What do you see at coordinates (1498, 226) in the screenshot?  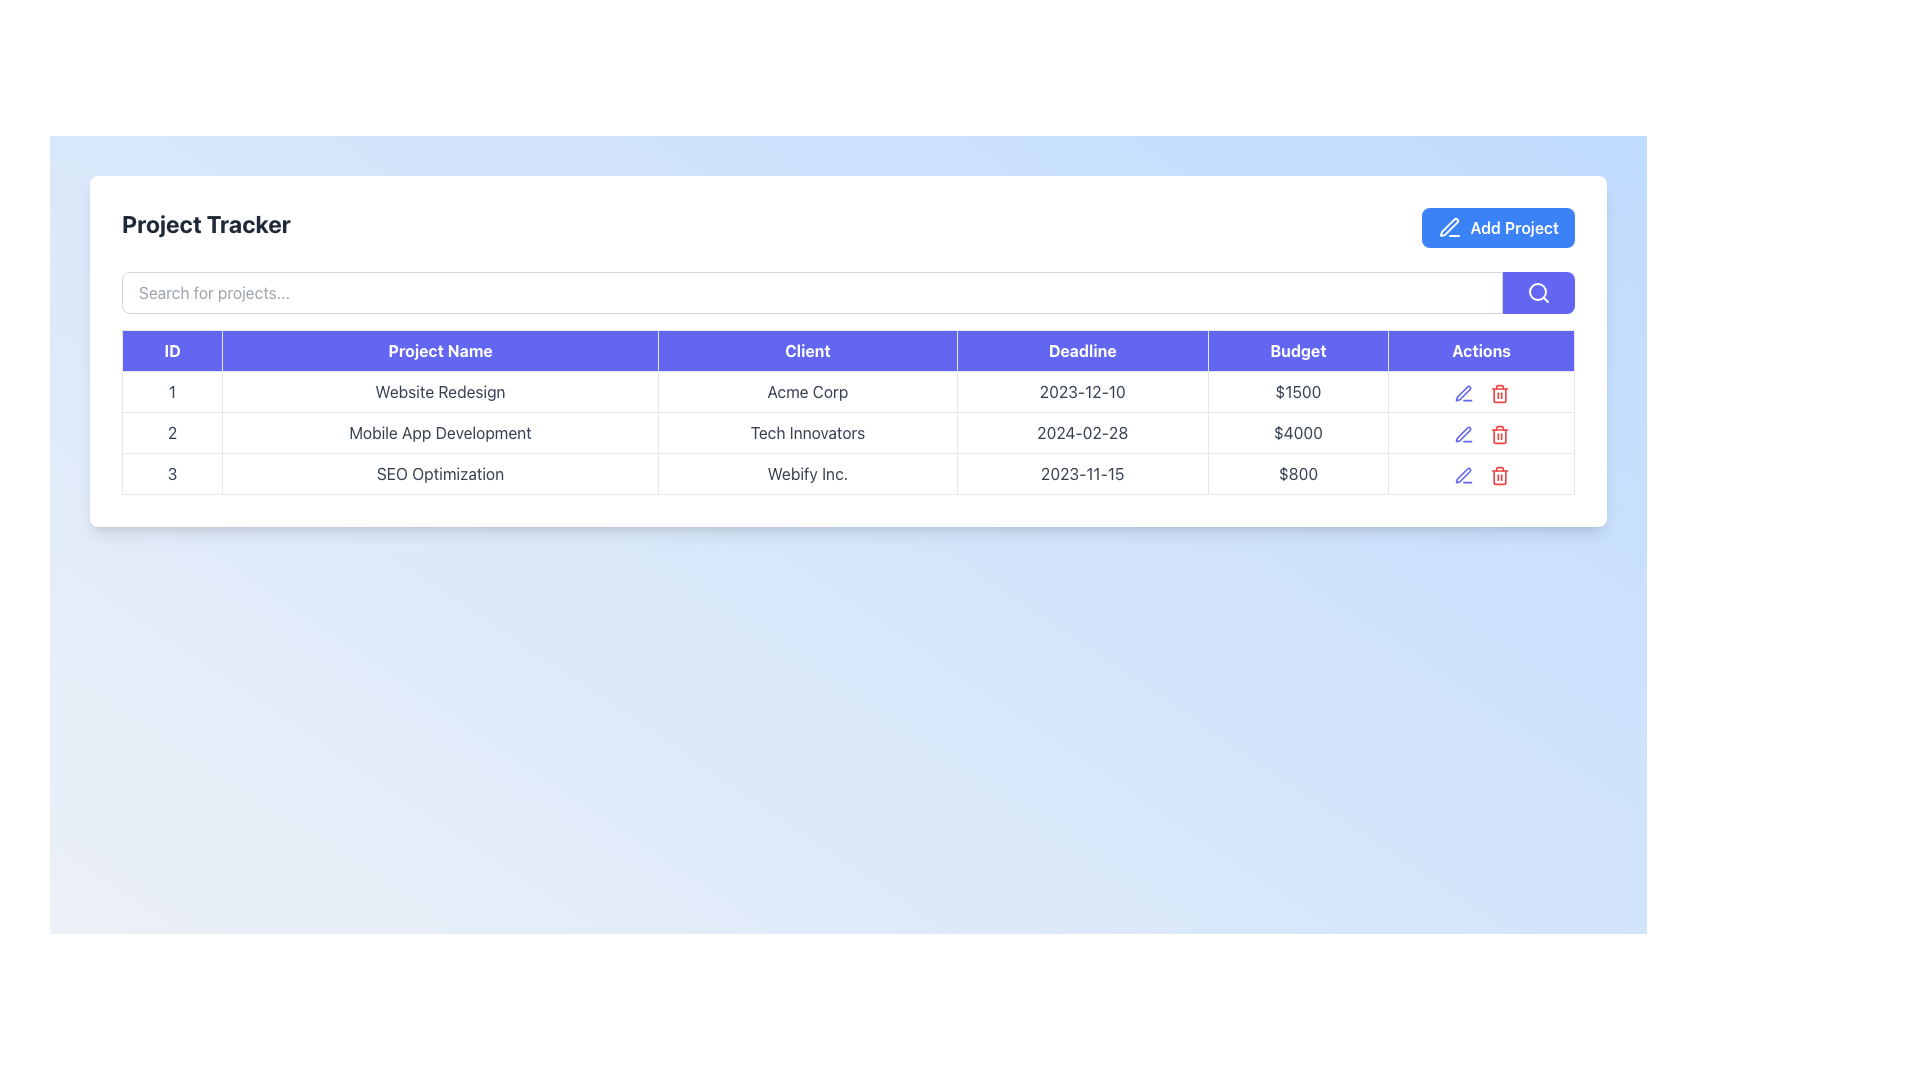 I see `the button for adding new projects located in the top-right corner of the 'Project Tracker' layout to change its color` at bounding box center [1498, 226].